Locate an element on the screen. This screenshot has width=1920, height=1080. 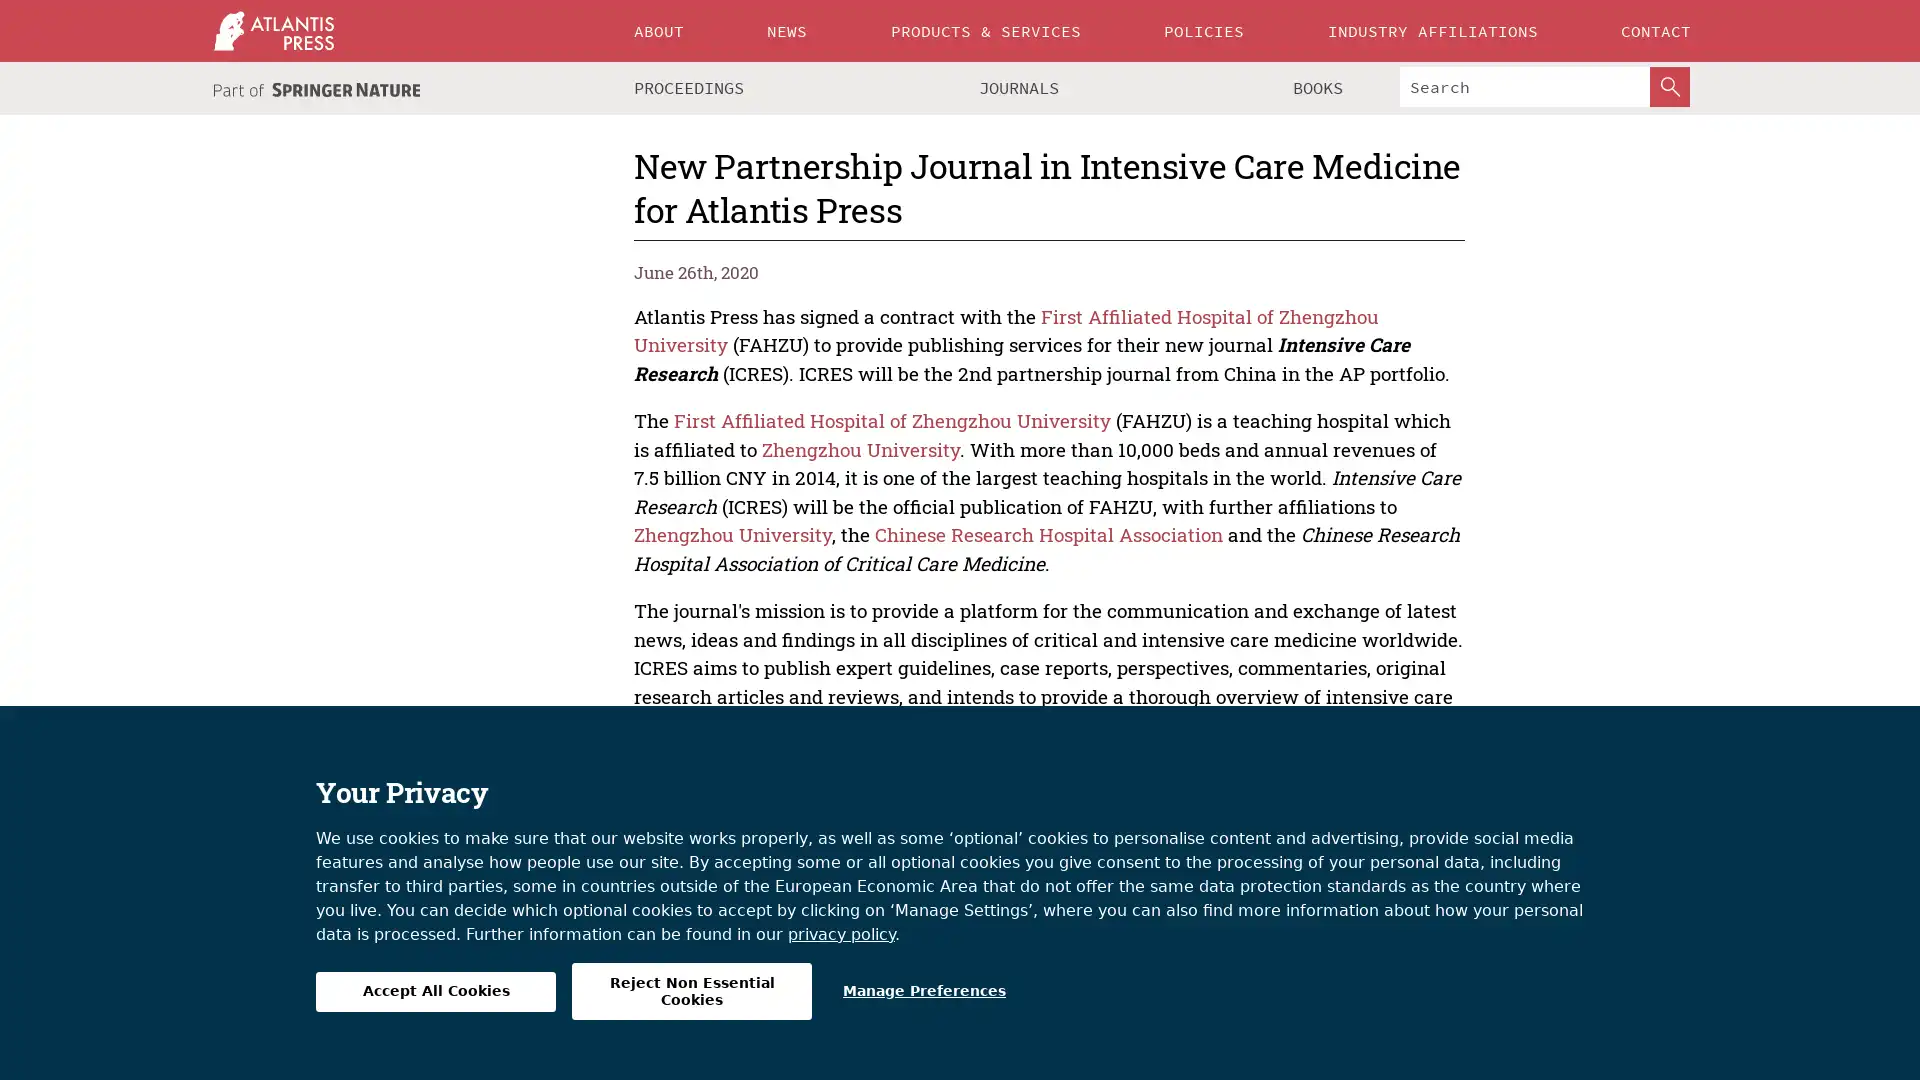
Accept All Cookies is located at coordinates (435, 991).